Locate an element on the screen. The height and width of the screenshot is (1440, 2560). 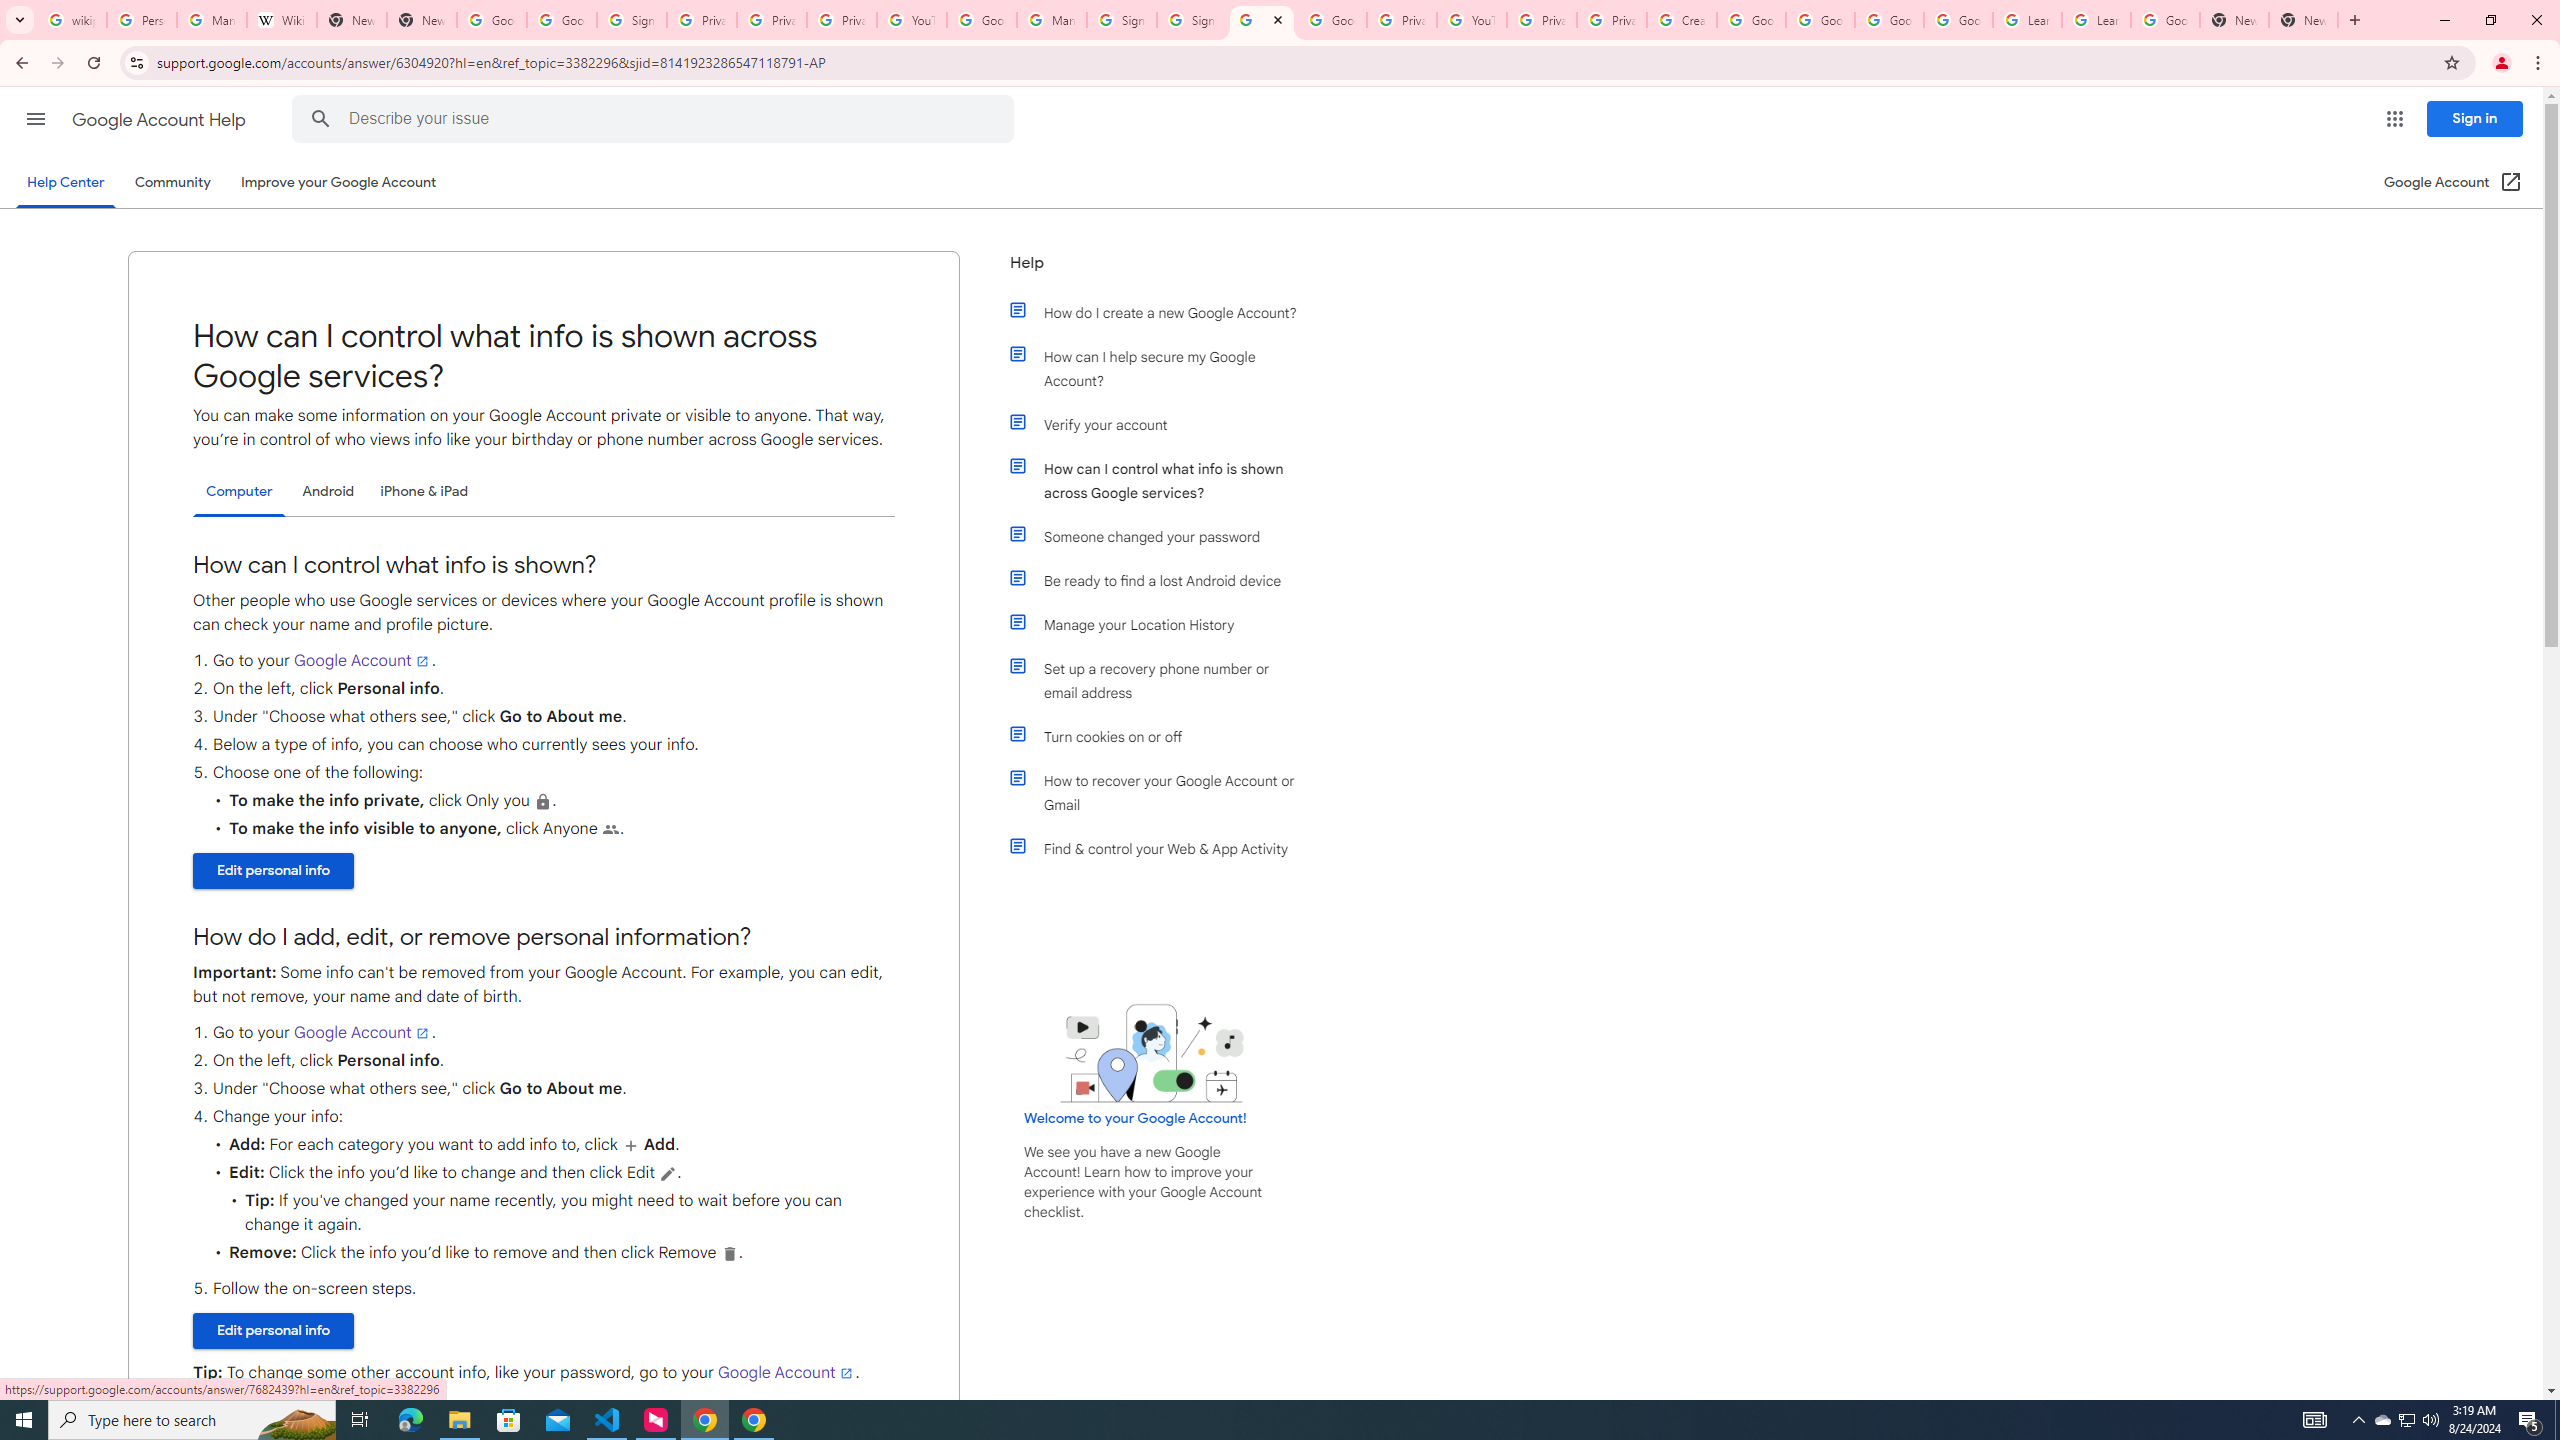
'iPhone & iPad' is located at coordinates (423, 490).